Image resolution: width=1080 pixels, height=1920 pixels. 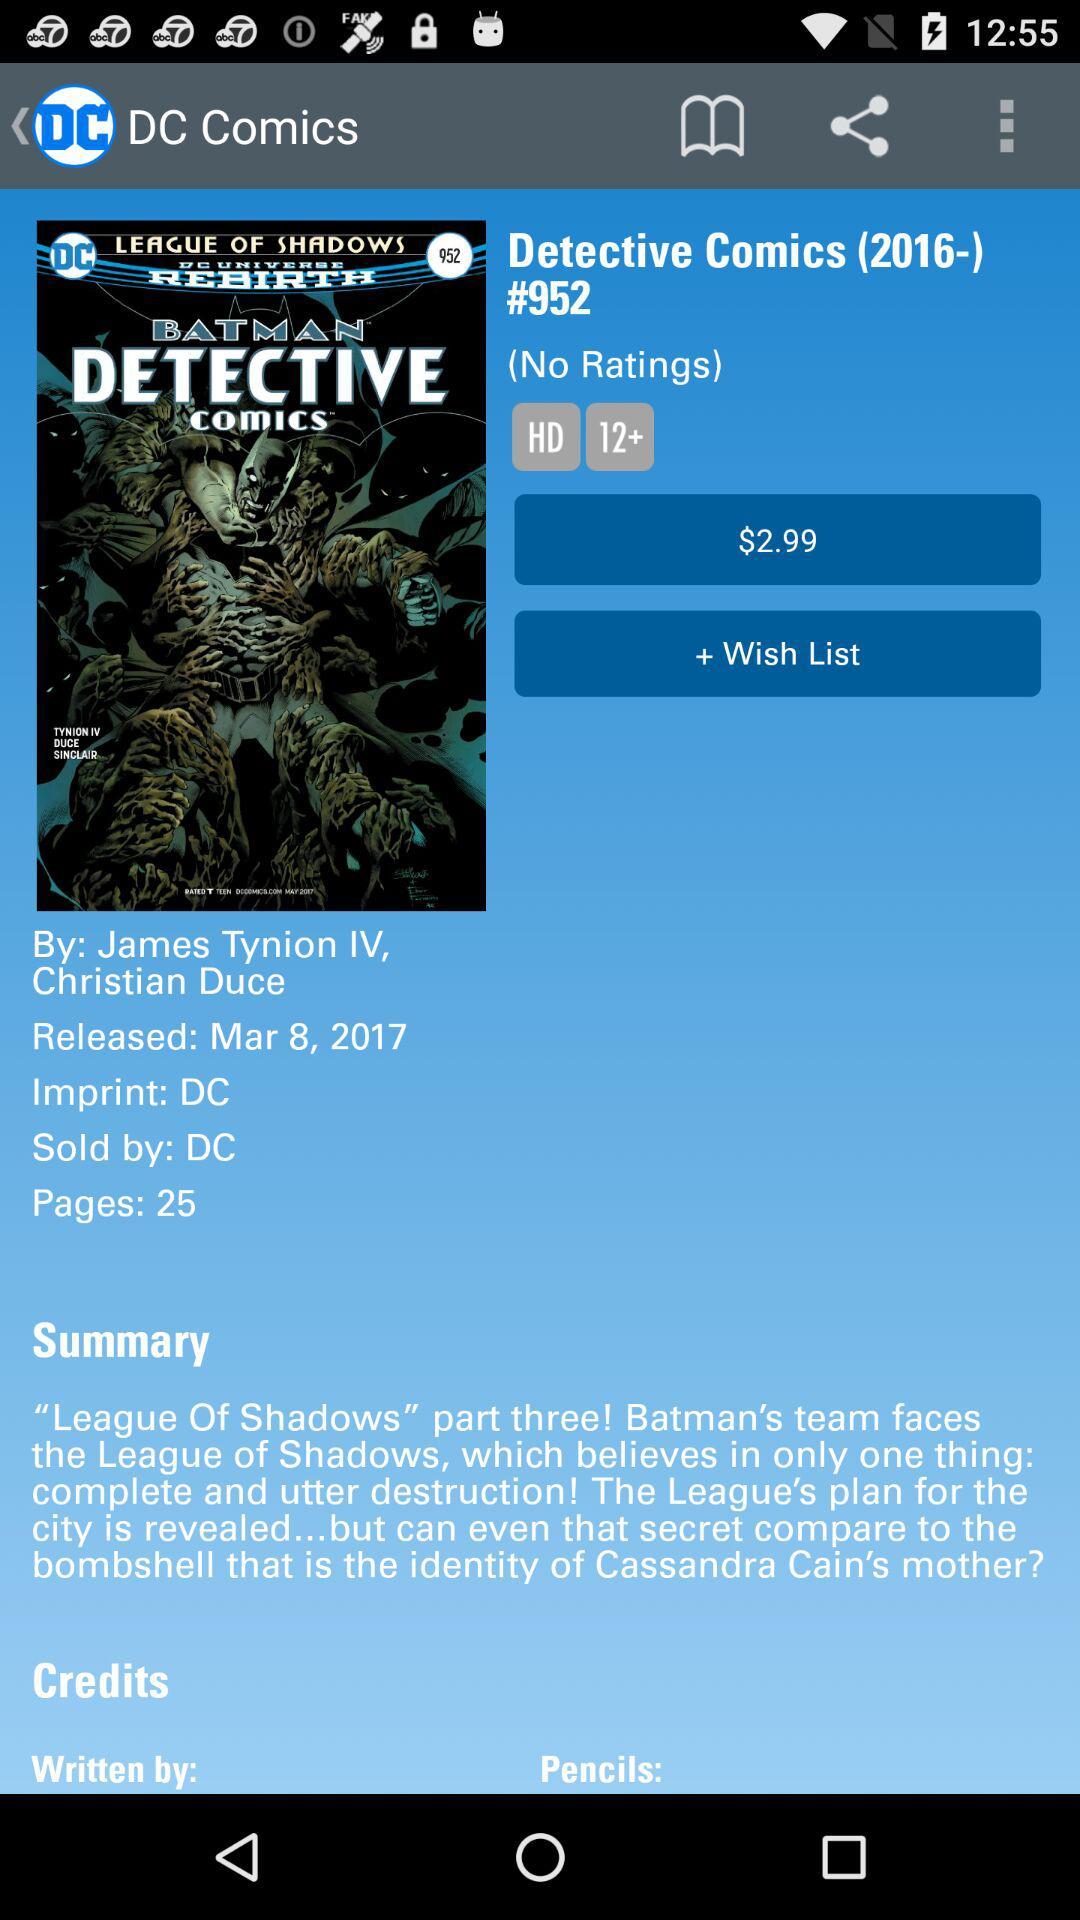 What do you see at coordinates (260, 564) in the screenshot?
I see `item above by james tynion icon` at bounding box center [260, 564].